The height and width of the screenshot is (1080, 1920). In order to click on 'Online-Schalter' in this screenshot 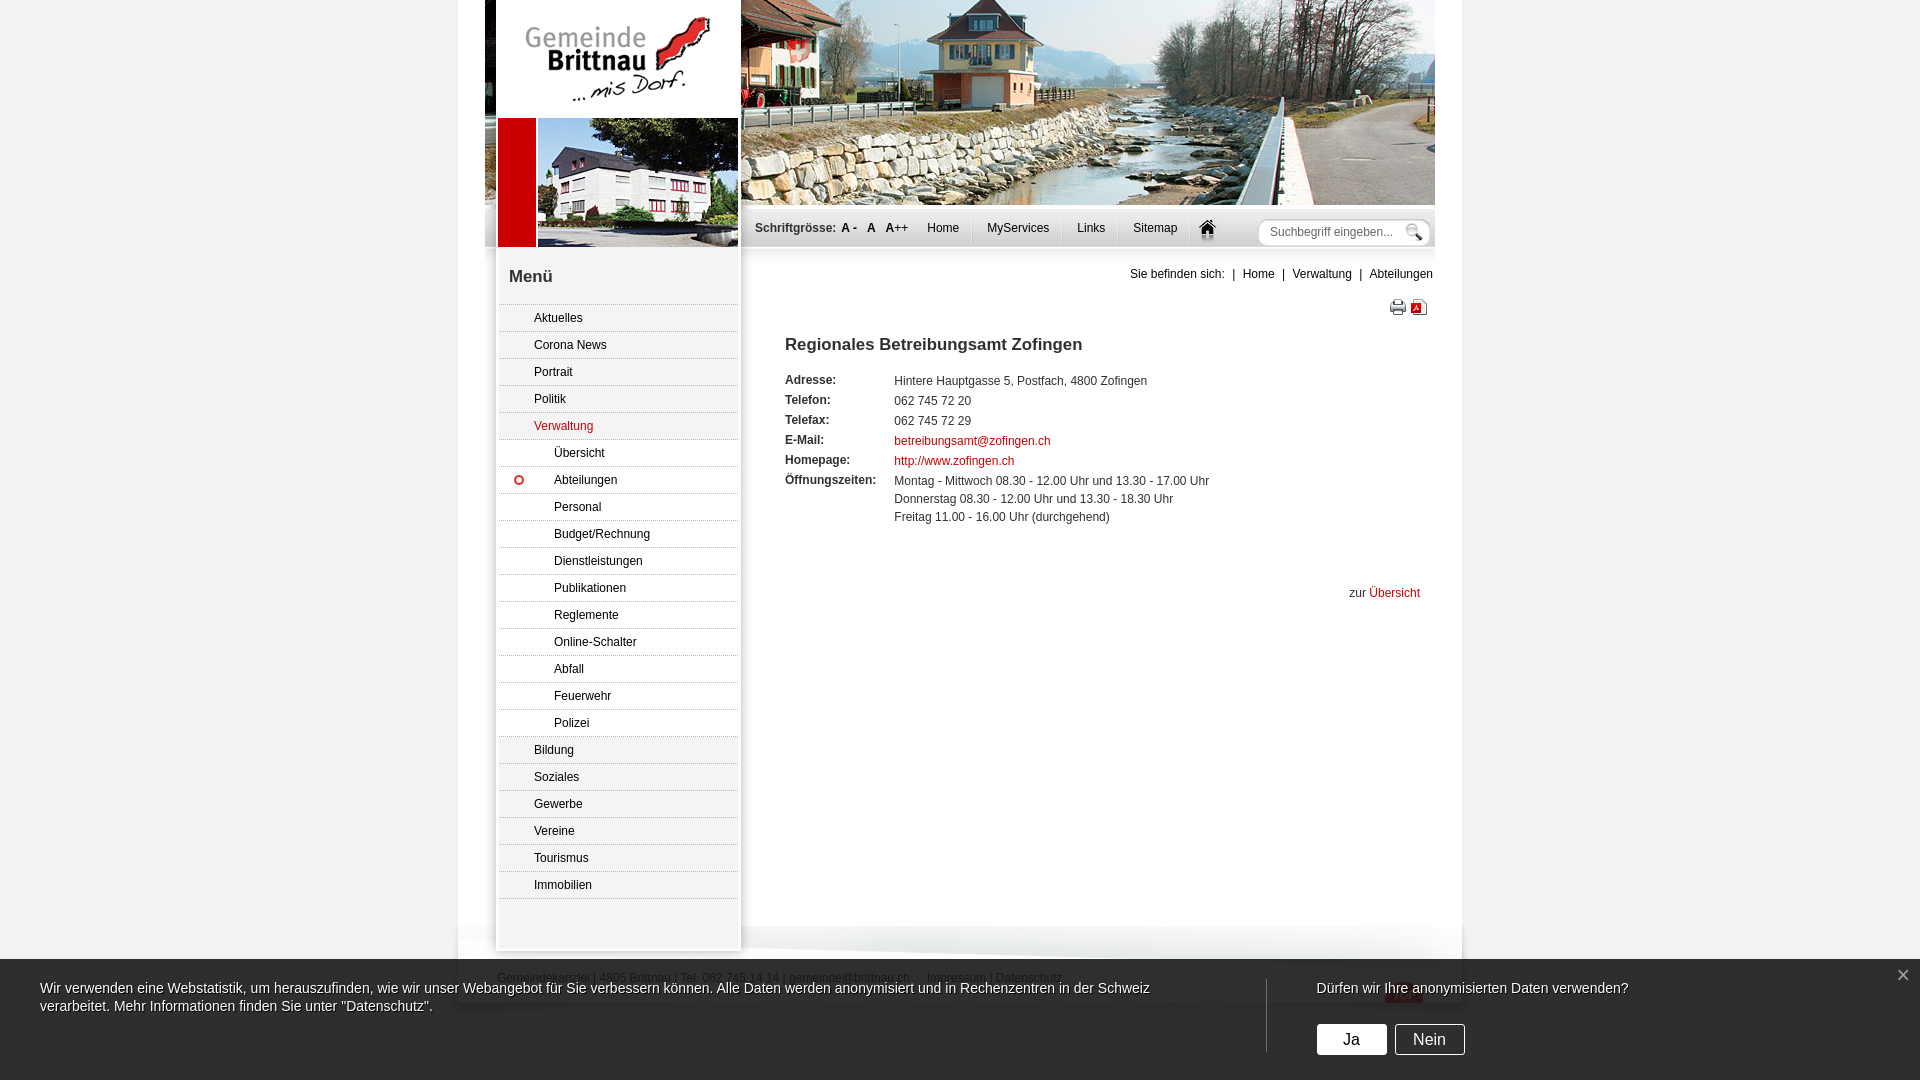, I will do `click(617, 642)`.